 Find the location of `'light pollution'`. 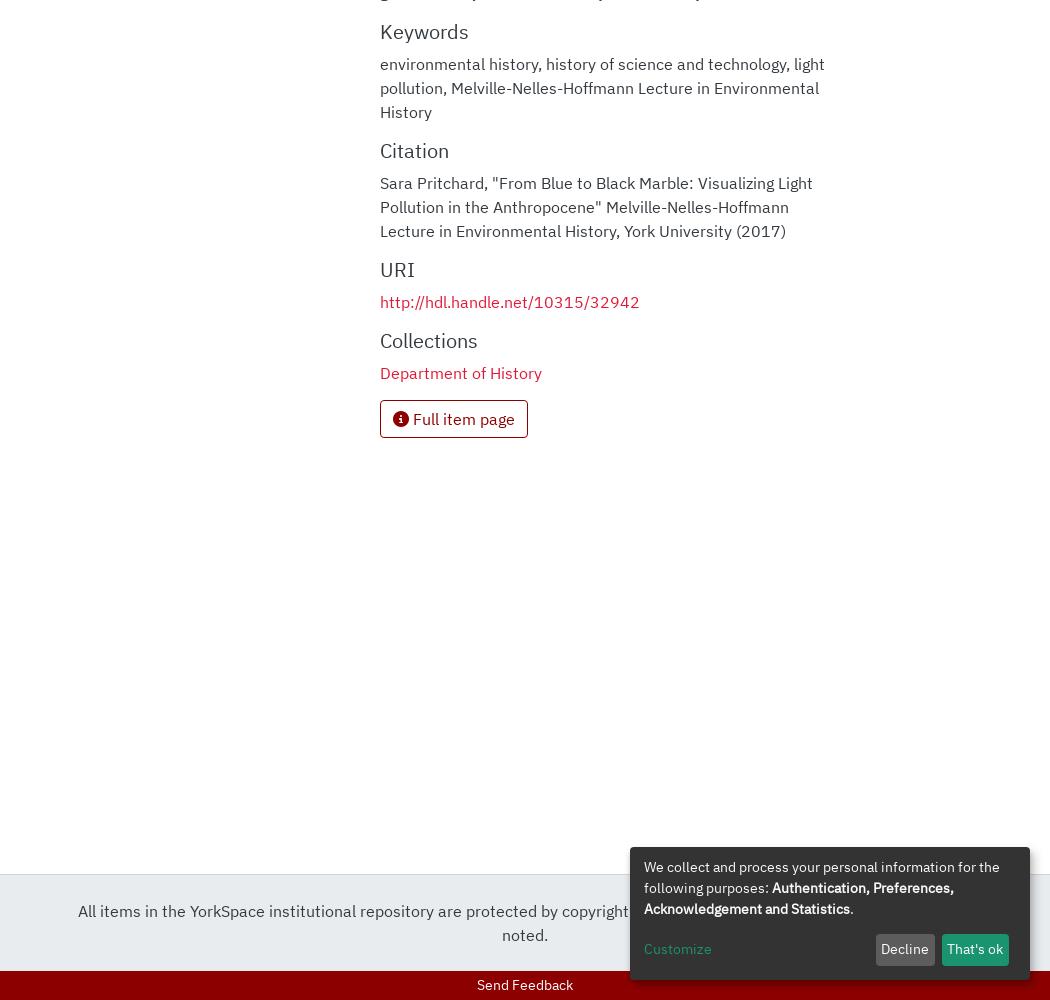

'light pollution' is located at coordinates (601, 74).